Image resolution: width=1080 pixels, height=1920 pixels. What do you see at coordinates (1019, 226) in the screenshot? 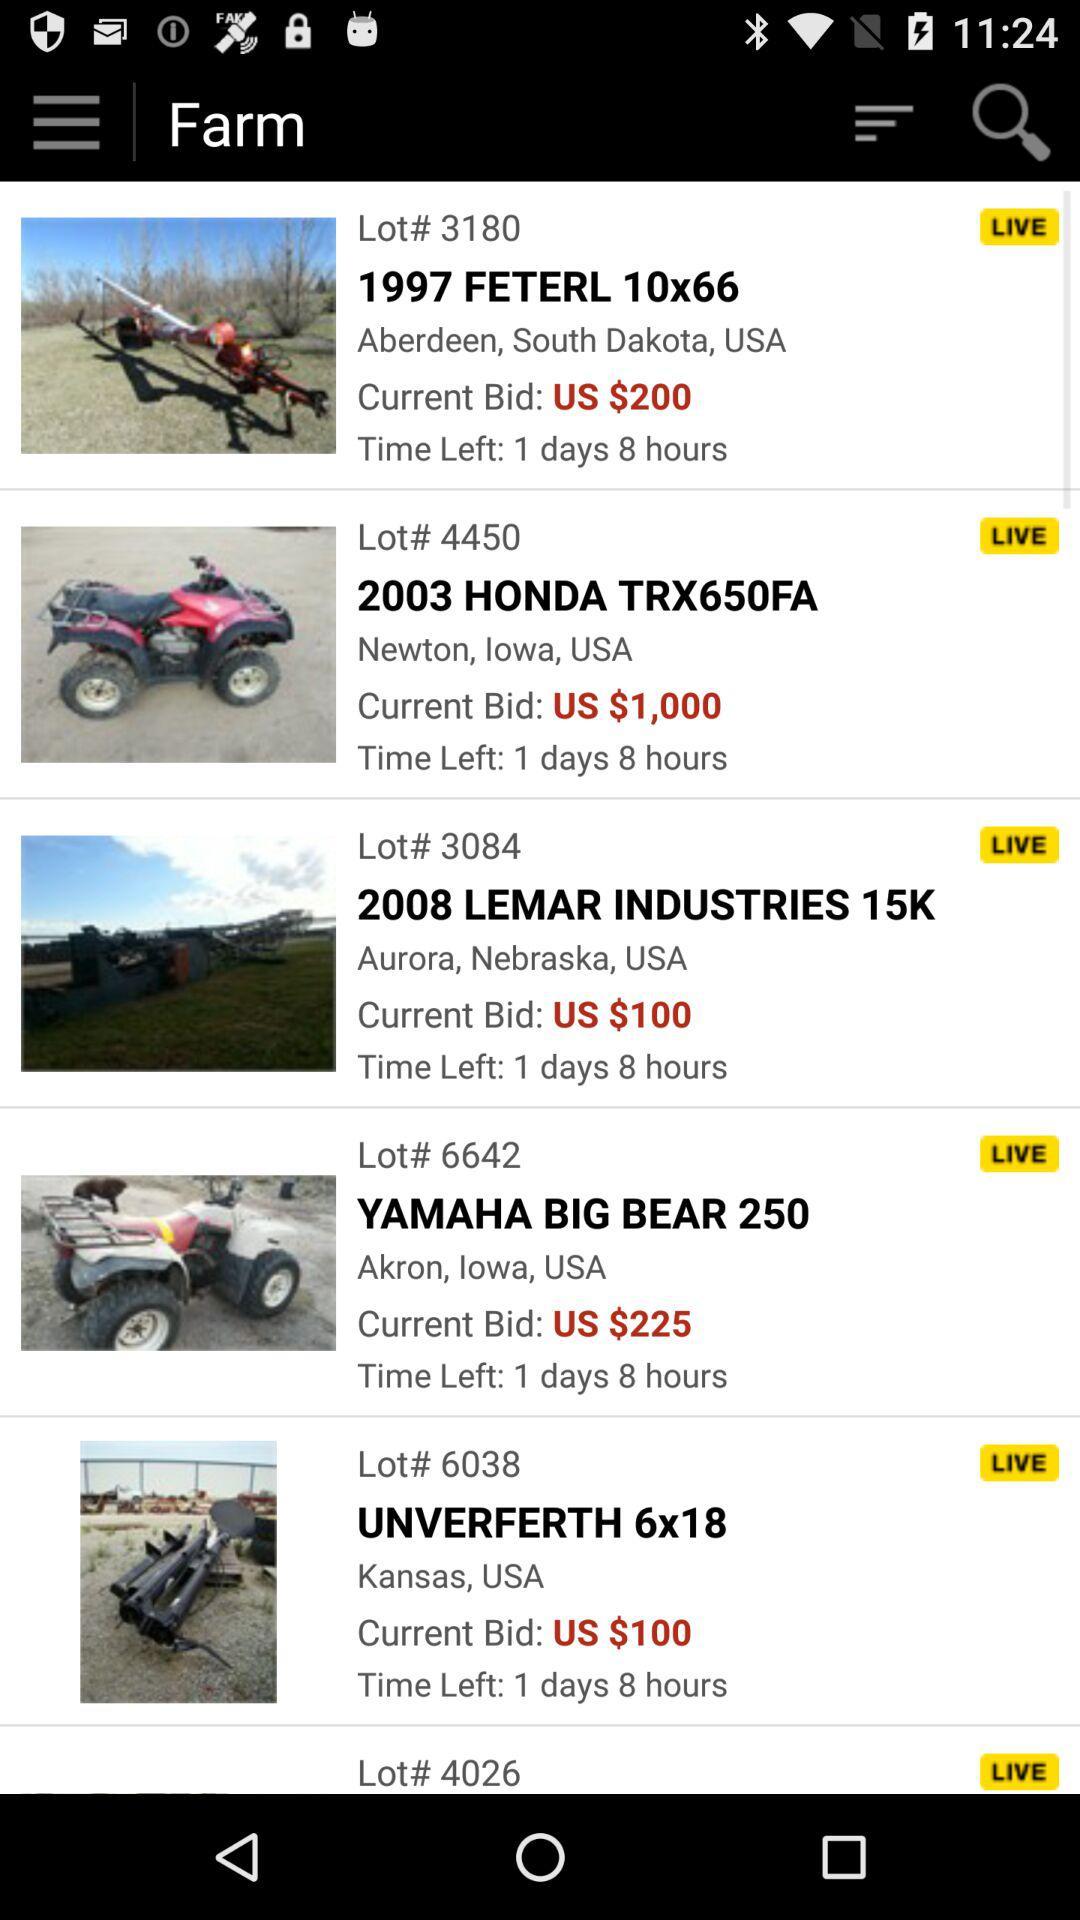
I see `the button which is right to the text lot 3180` at bounding box center [1019, 226].